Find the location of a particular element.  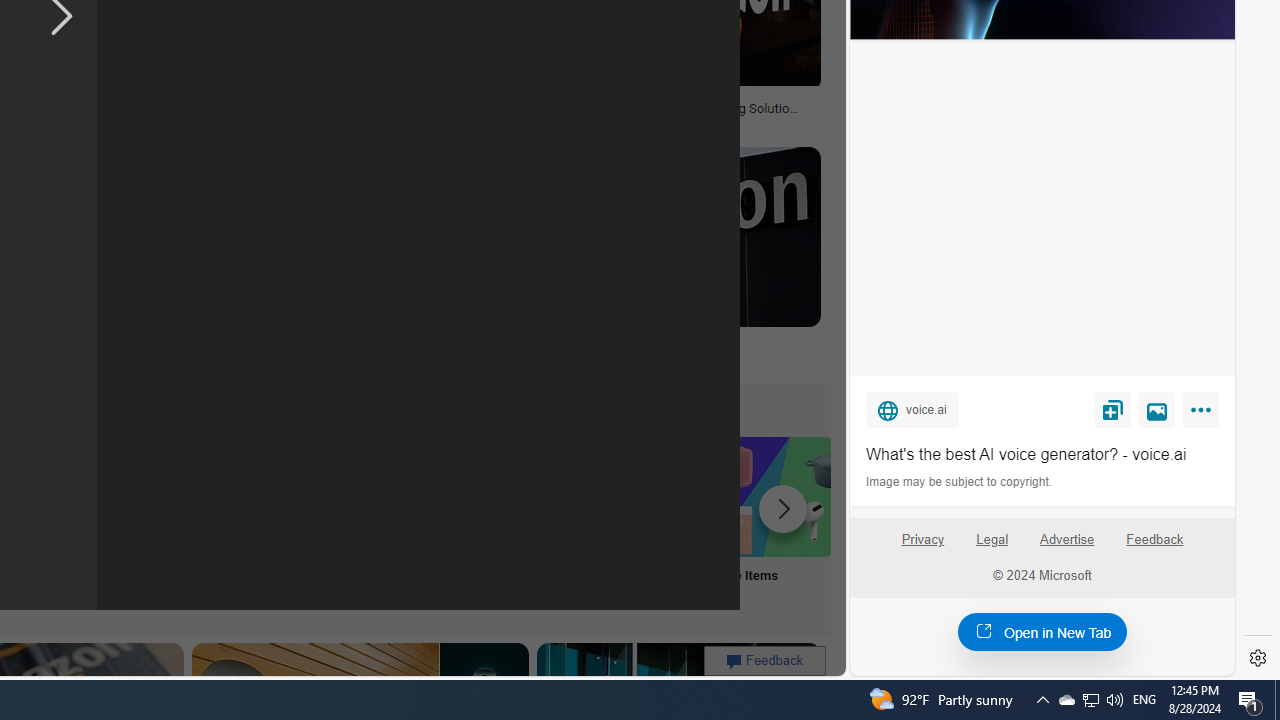

'Advertise' is located at coordinates (1066, 547).